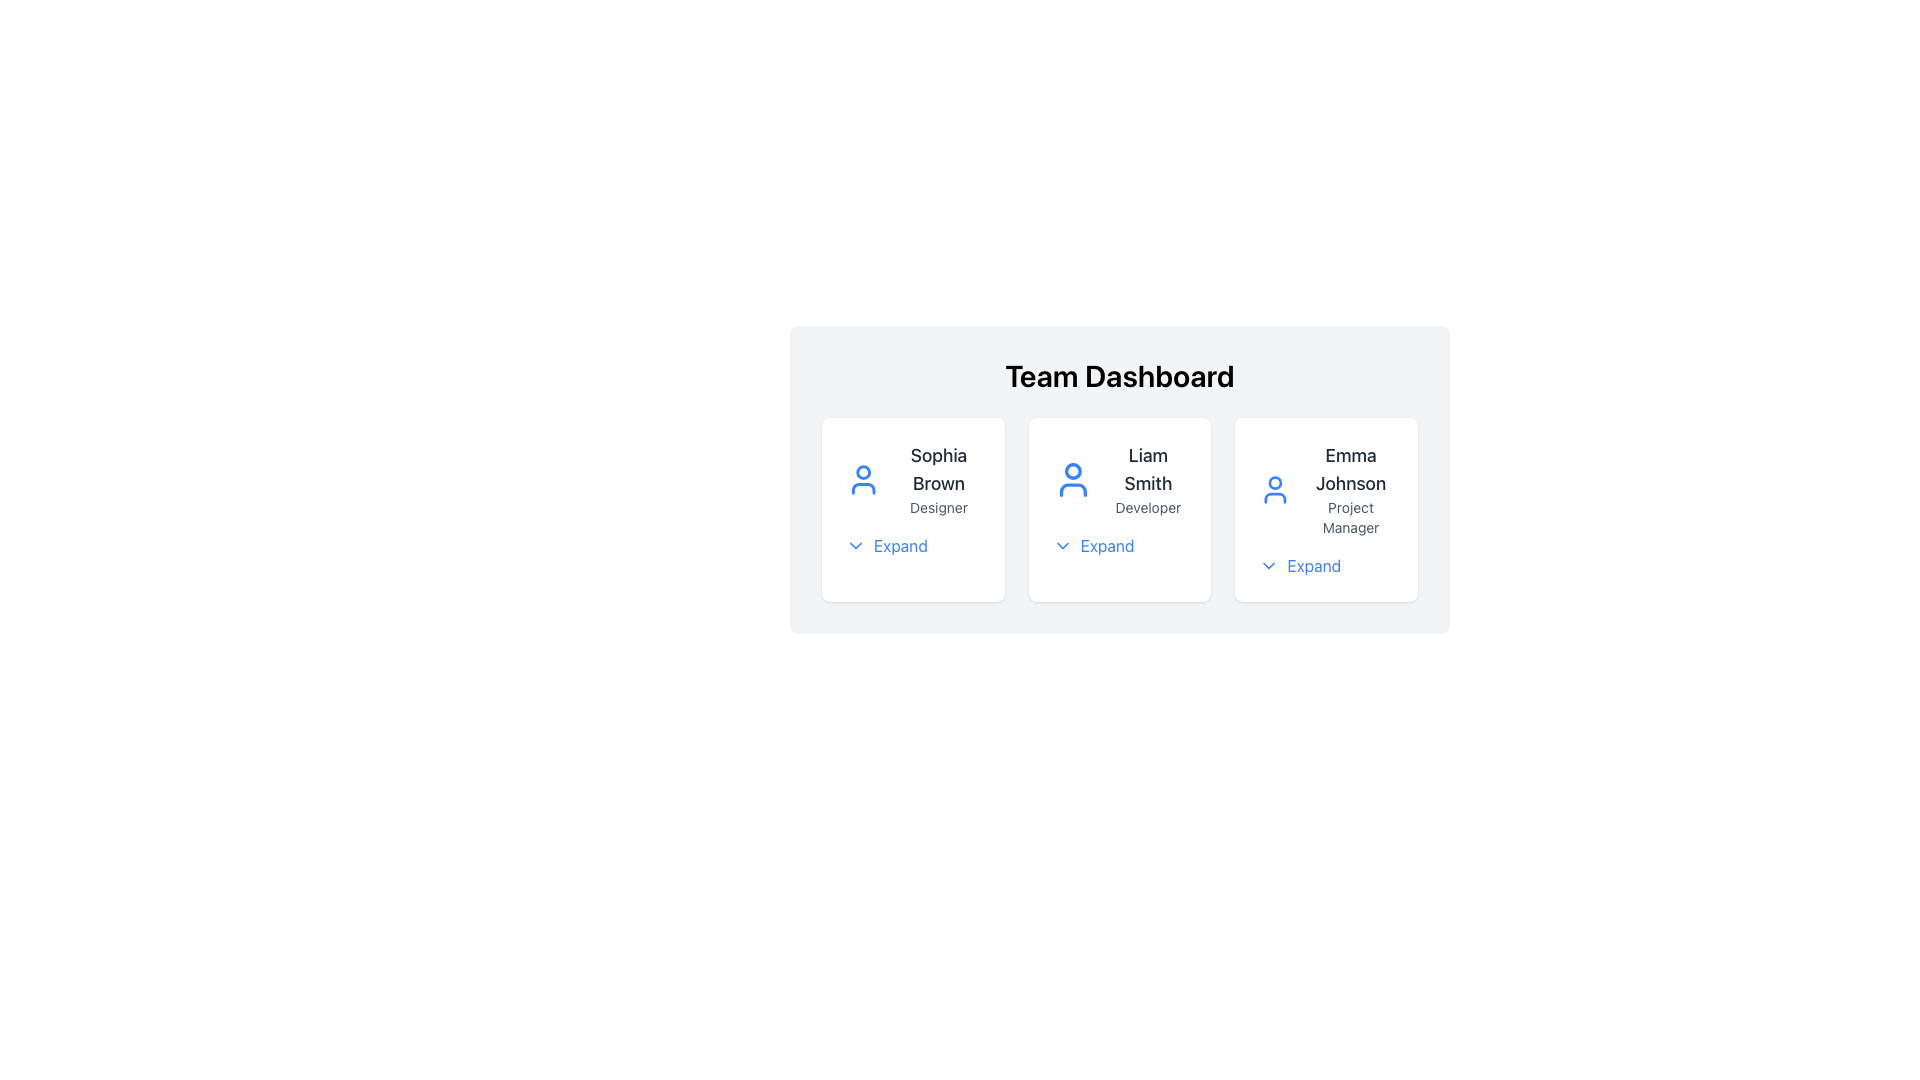 This screenshot has width=1920, height=1080. What do you see at coordinates (1072, 471) in the screenshot?
I see `the circular icon component within the user profile icon for 'Liam Smith' located in the second card of the Team Dashboard interface` at bounding box center [1072, 471].